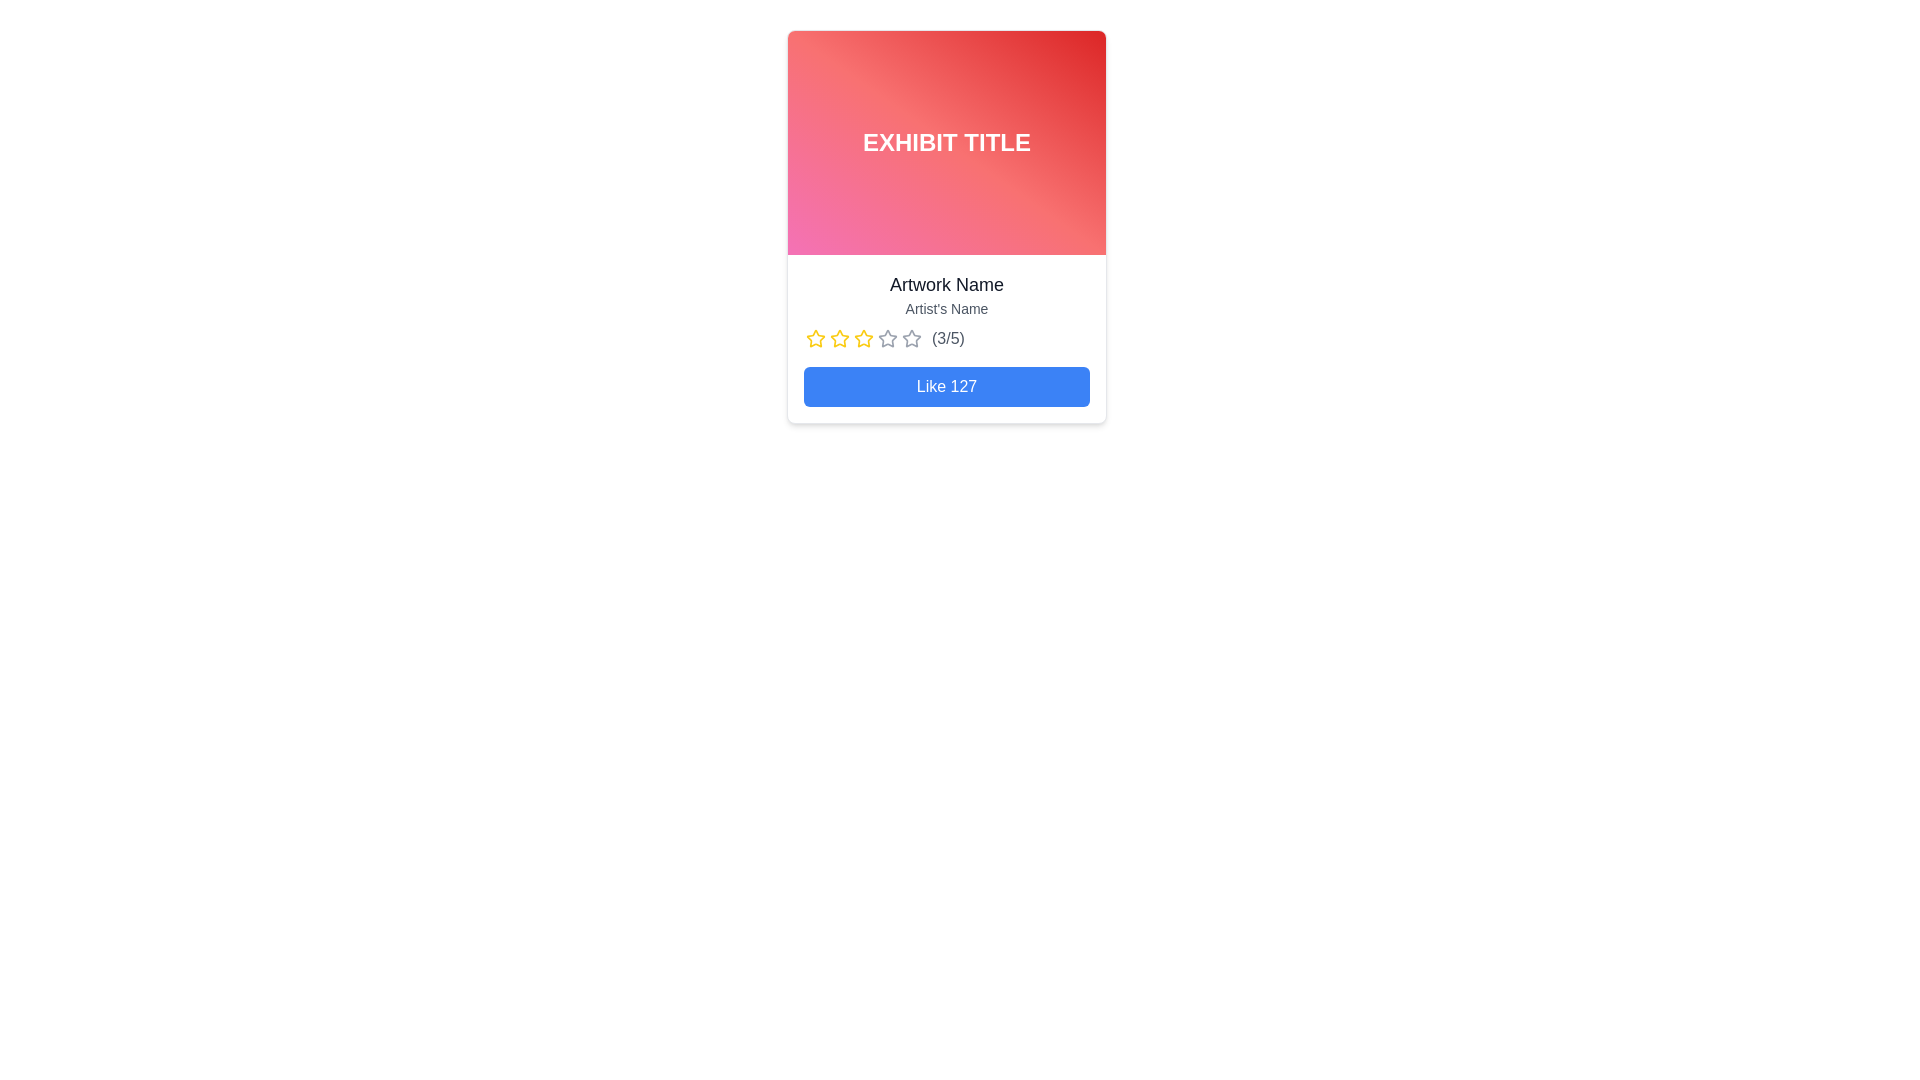 This screenshot has width=1920, height=1080. I want to click on the third star icon, so click(863, 337).